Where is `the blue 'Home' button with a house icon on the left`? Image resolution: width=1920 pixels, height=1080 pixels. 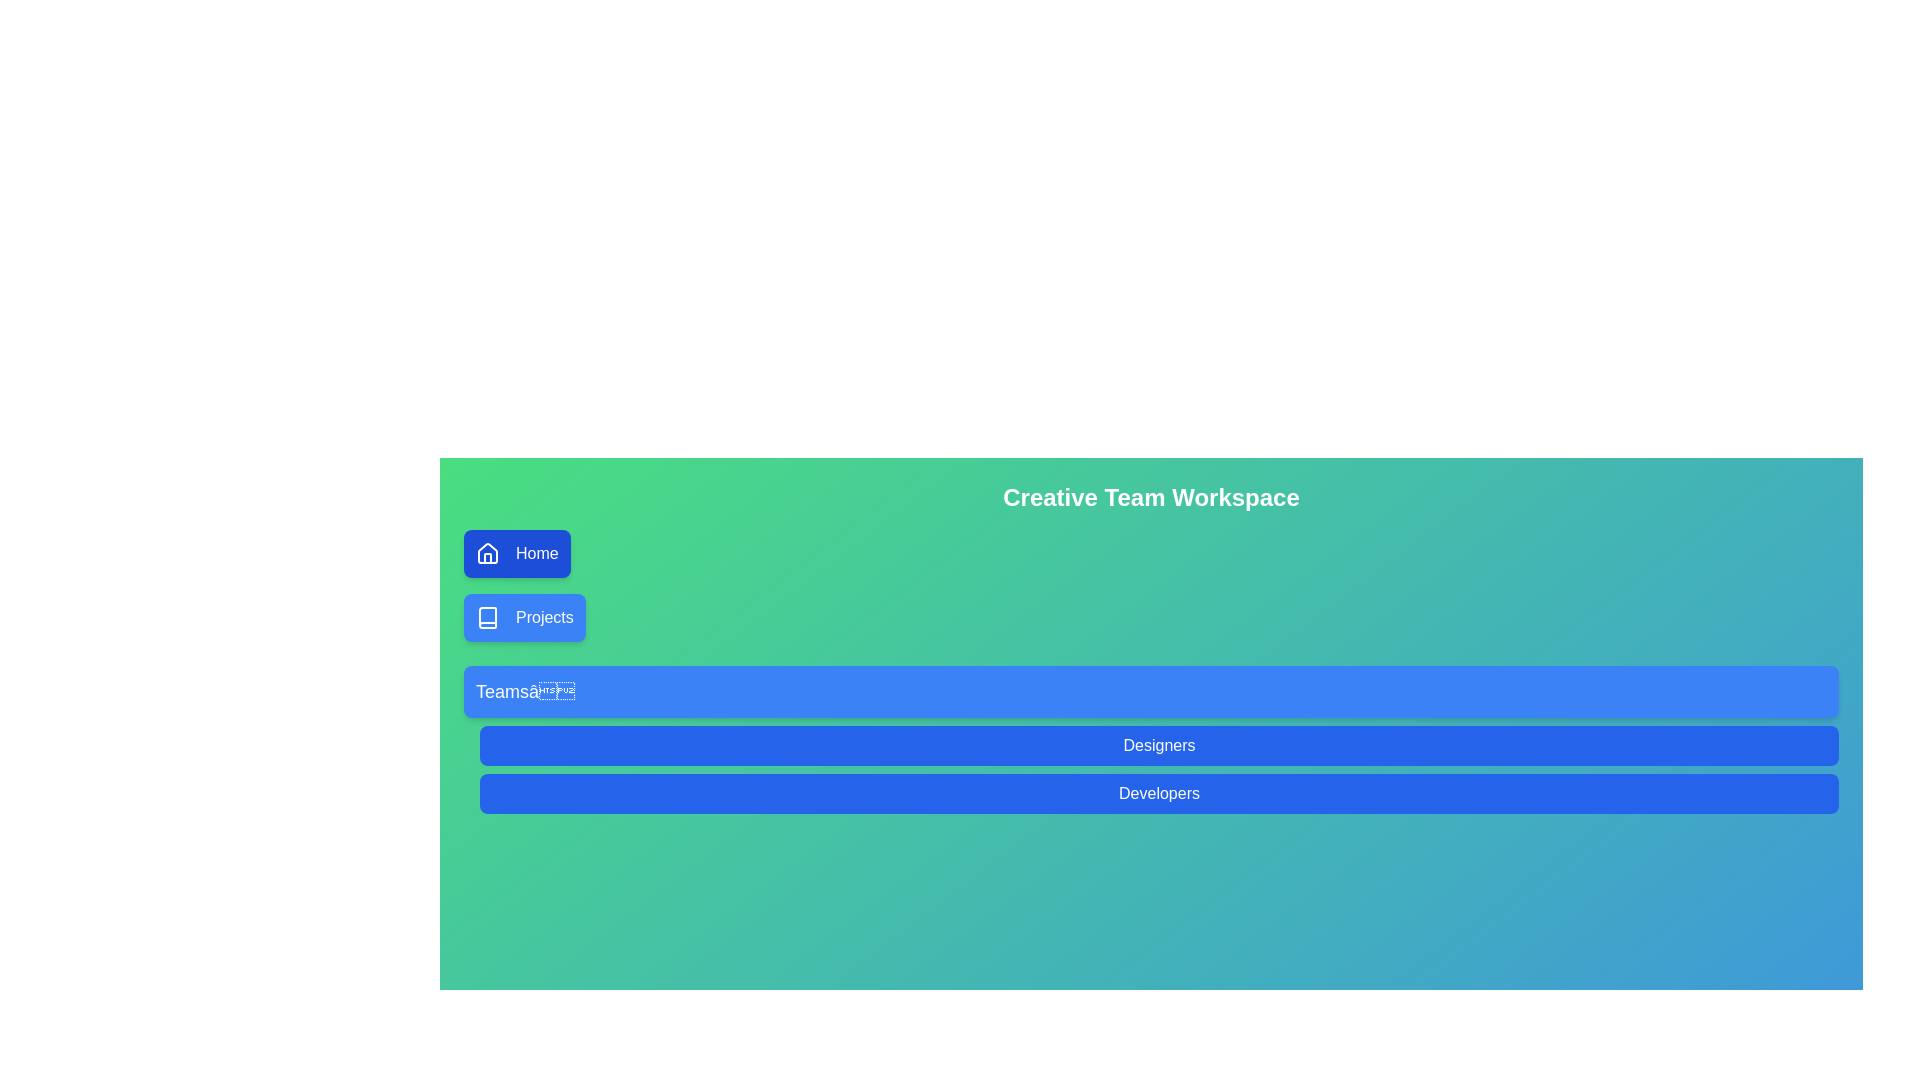
the blue 'Home' button with a house icon on the left is located at coordinates (517, 554).